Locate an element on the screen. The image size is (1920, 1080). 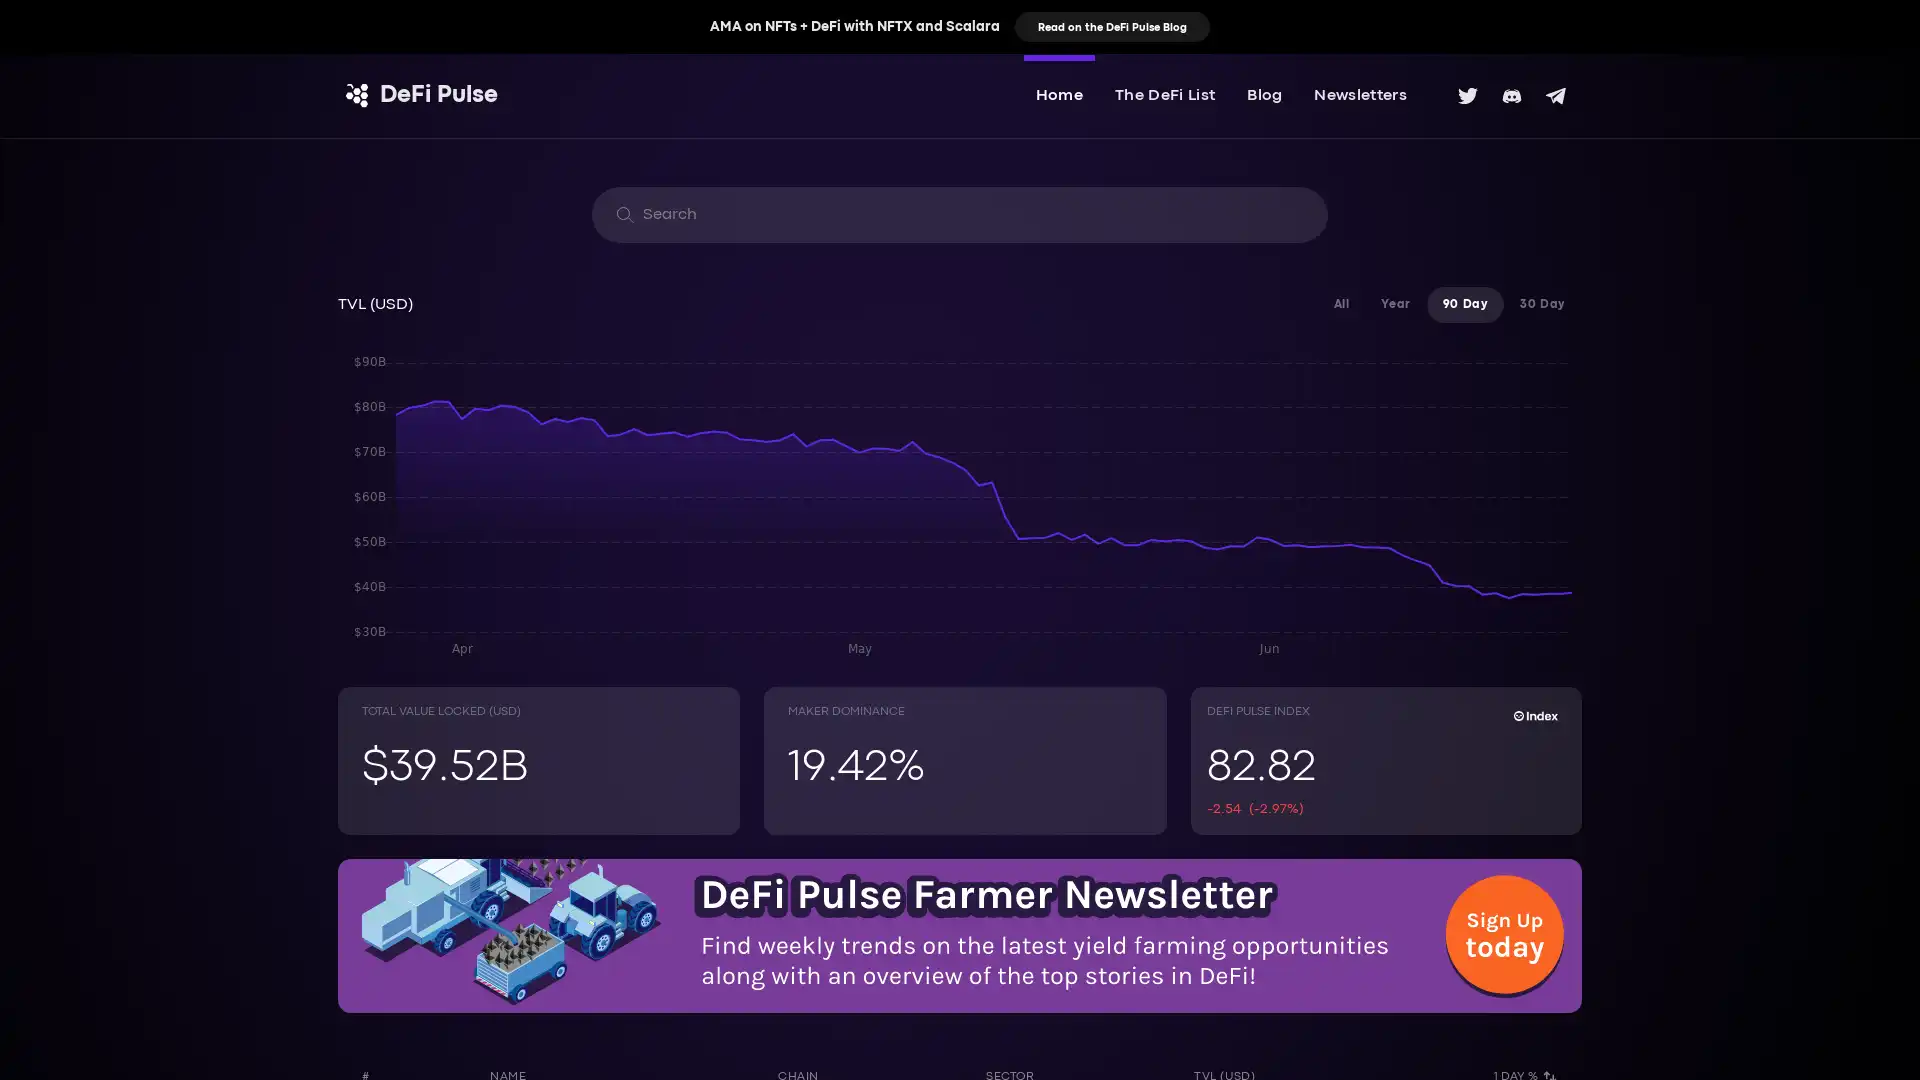
90 Day is located at coordinates (1464, 304).